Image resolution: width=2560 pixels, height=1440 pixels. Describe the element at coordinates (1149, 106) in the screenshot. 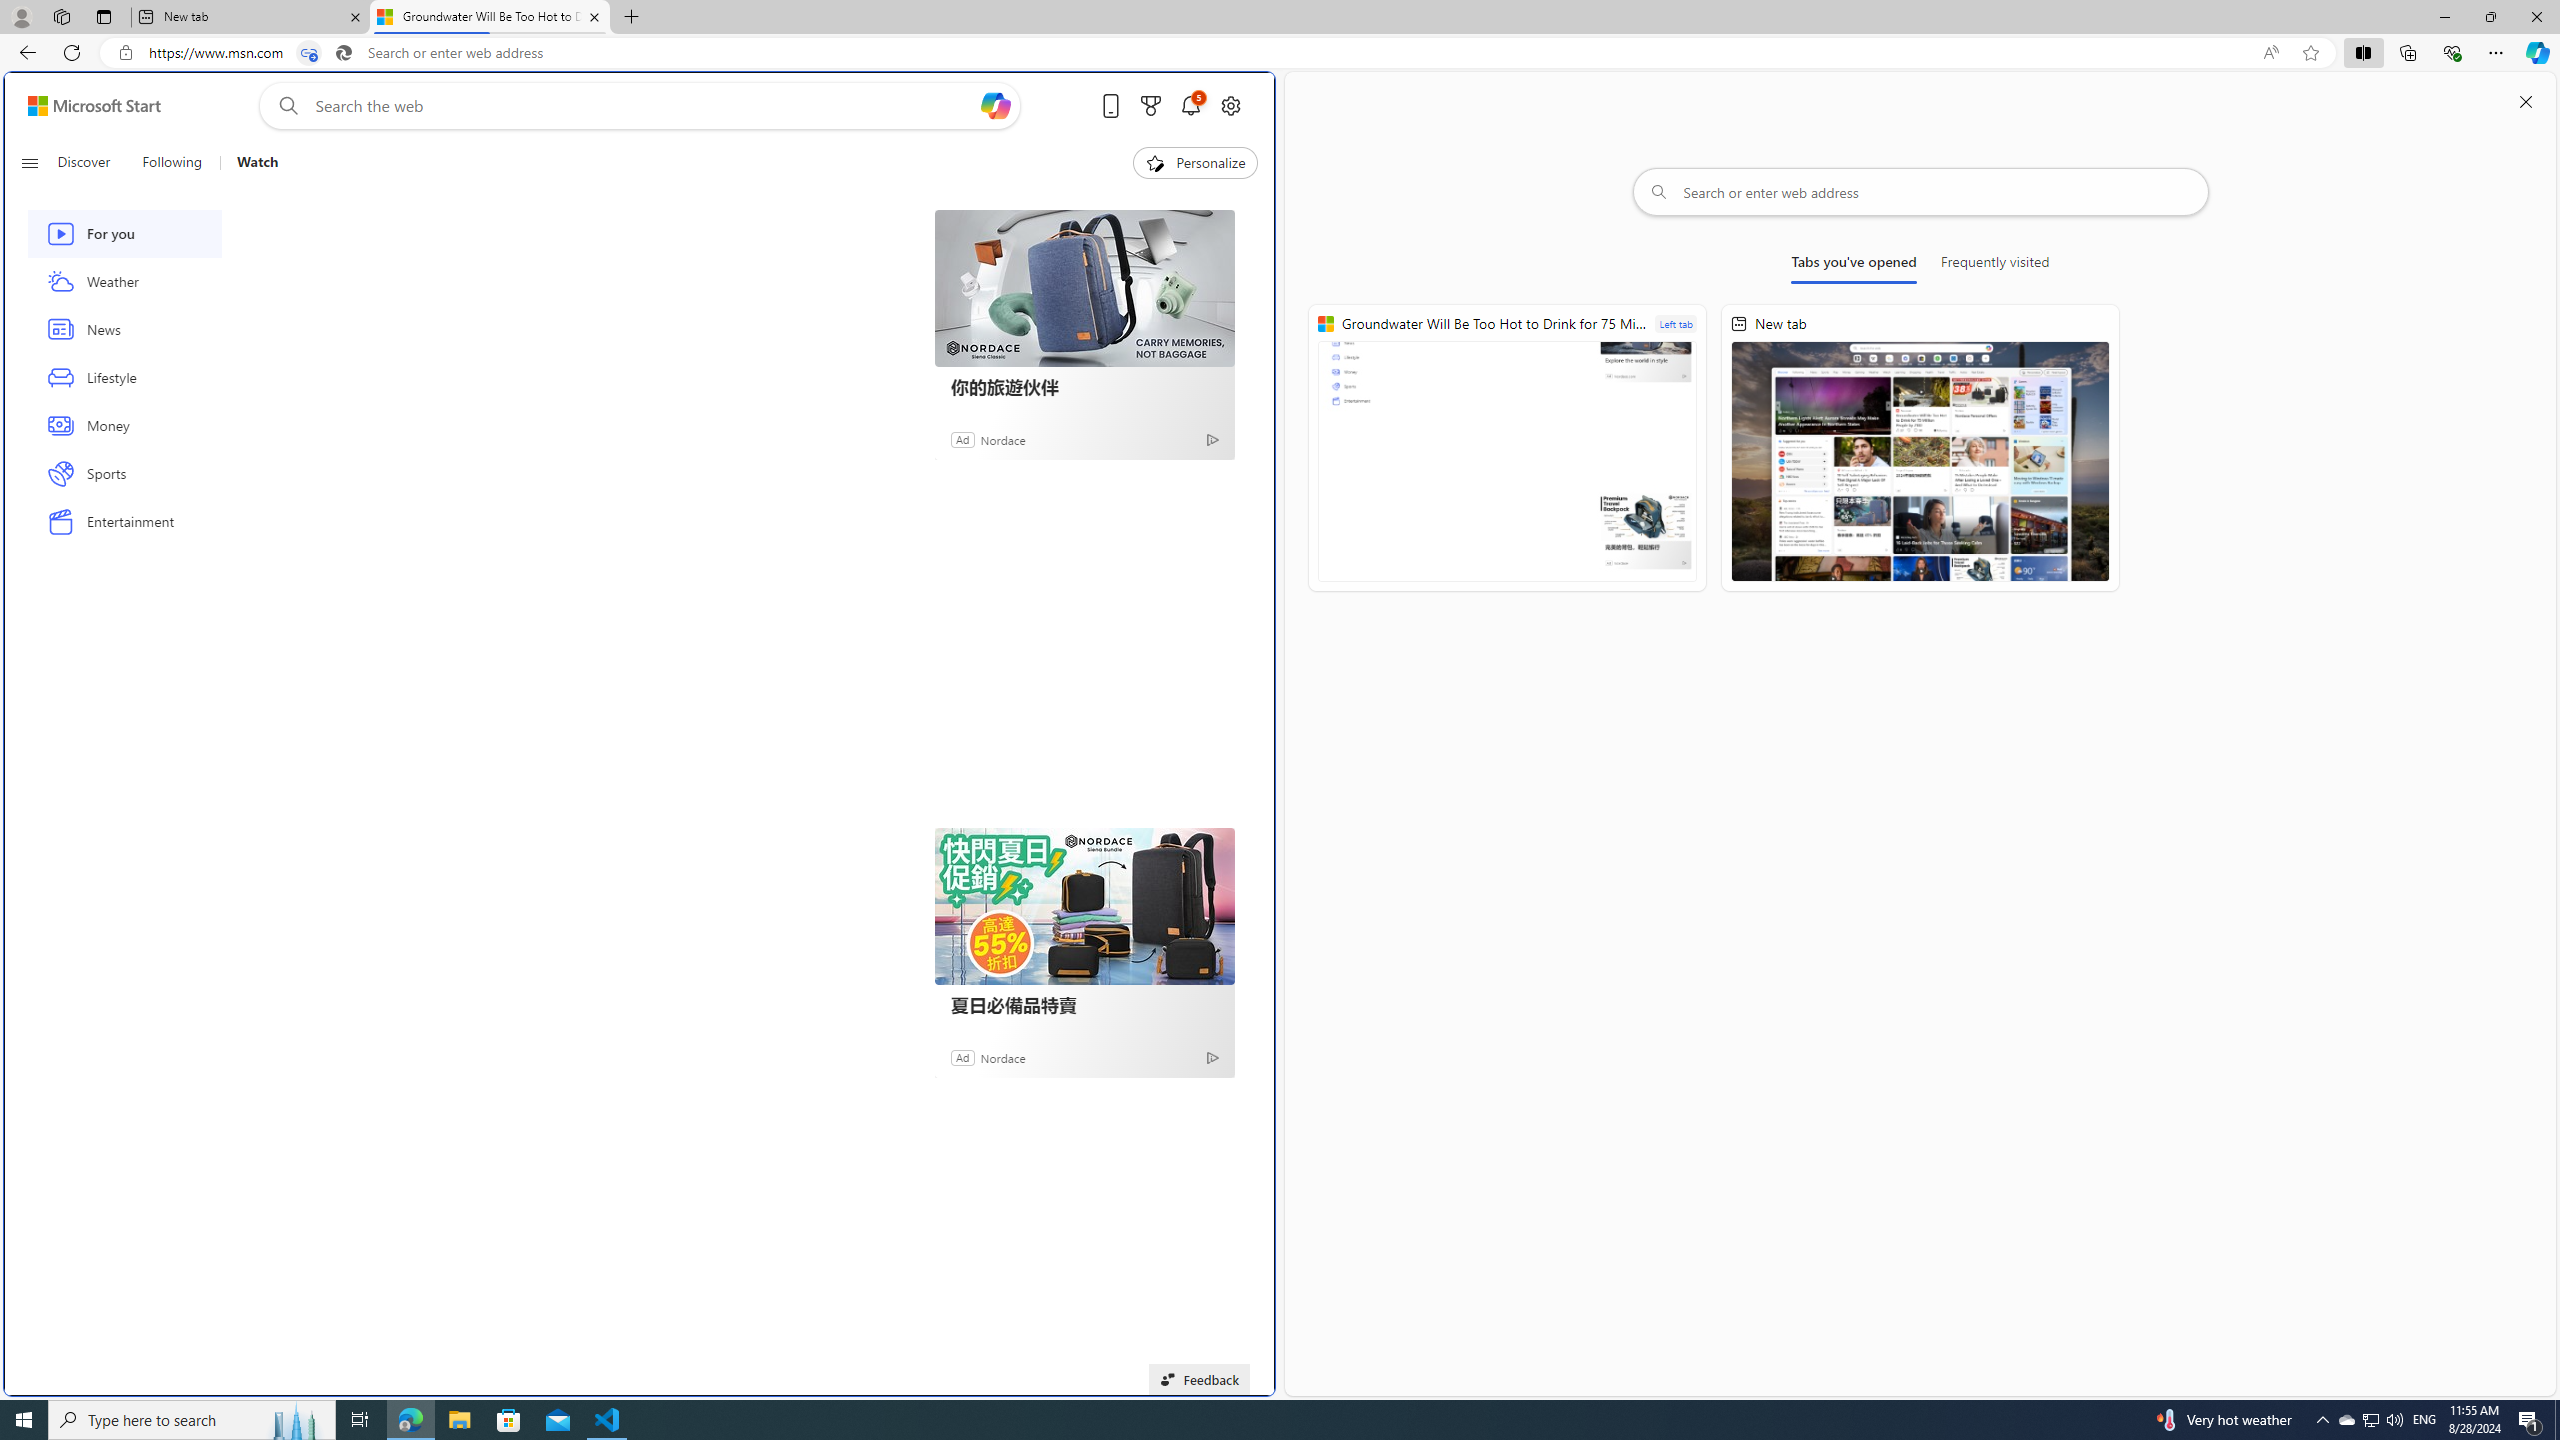

I see `'Microsoft rewards'` at that location.